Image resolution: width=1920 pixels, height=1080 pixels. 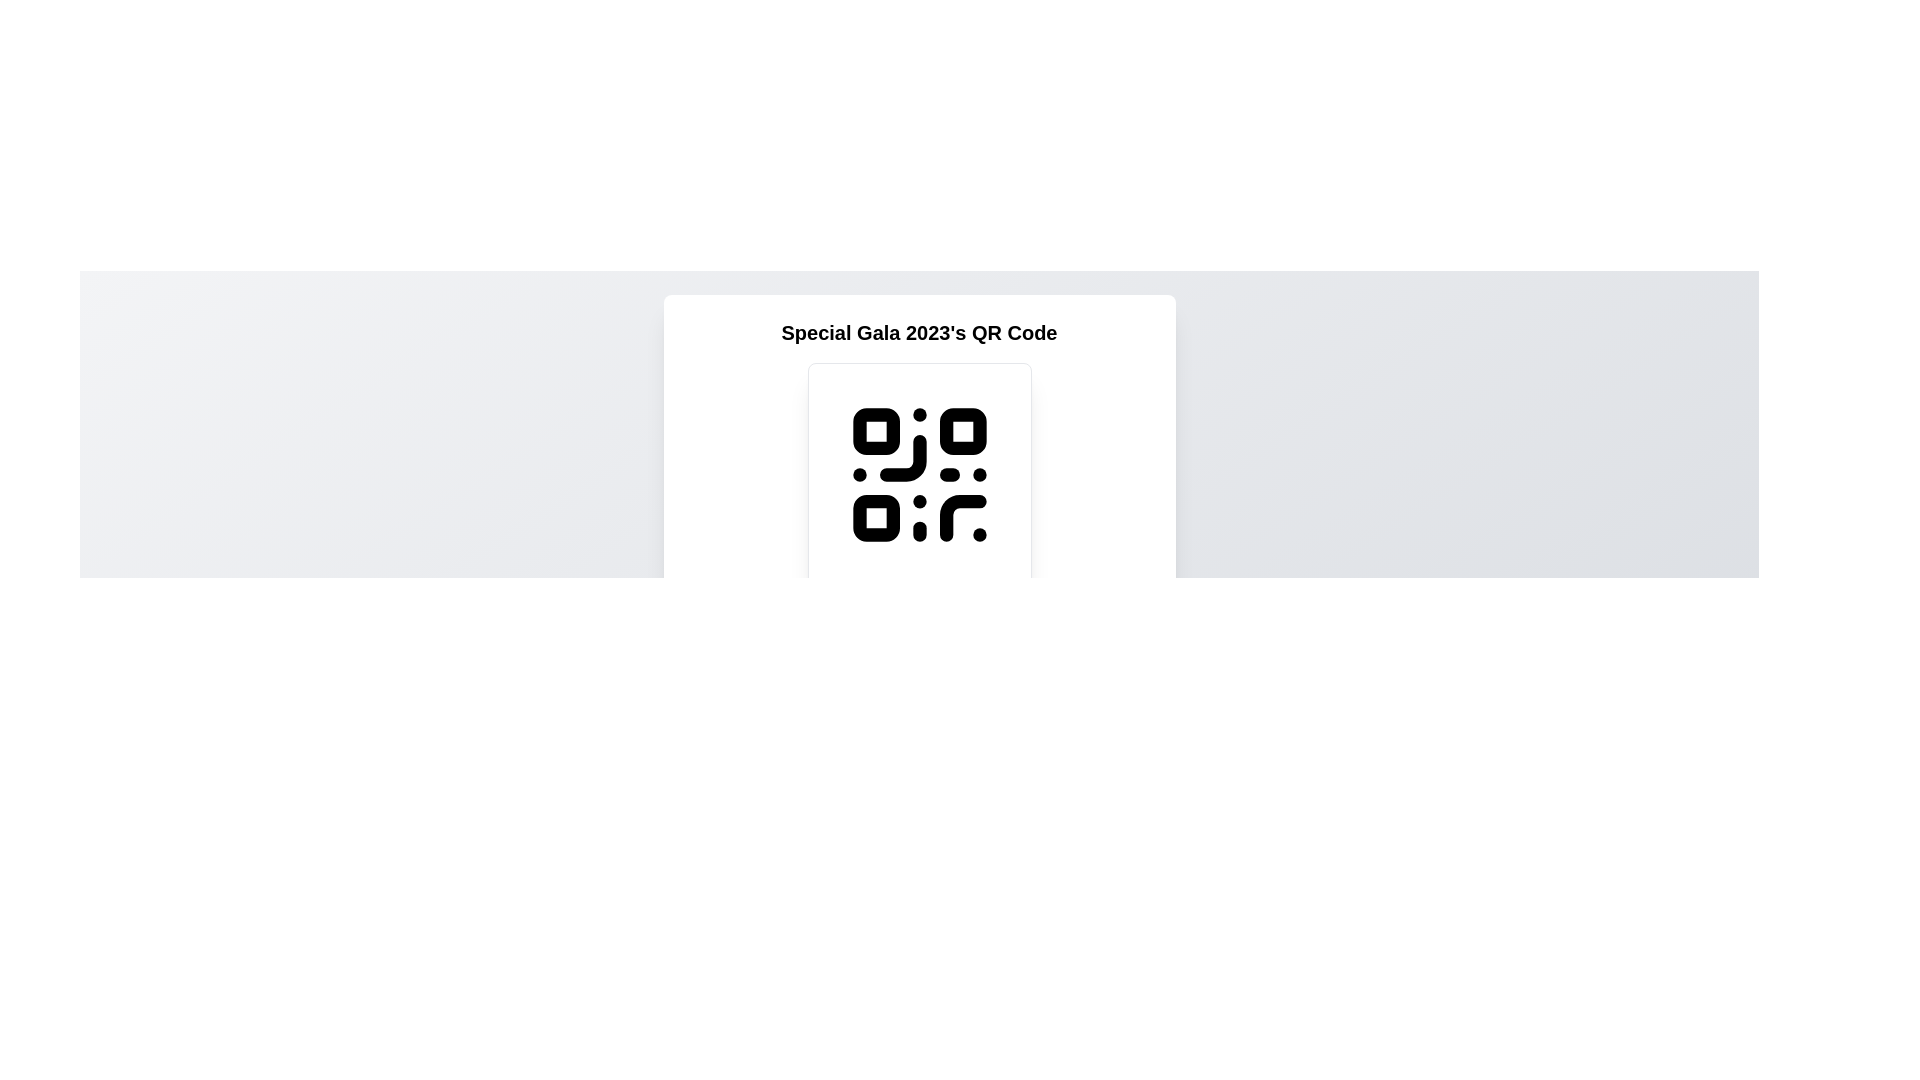 I want to click on the small, square shape with rounded corners and filled in white located in the top-left corner of the QR code area, if interaction is supported, so click(x=876, y=430).